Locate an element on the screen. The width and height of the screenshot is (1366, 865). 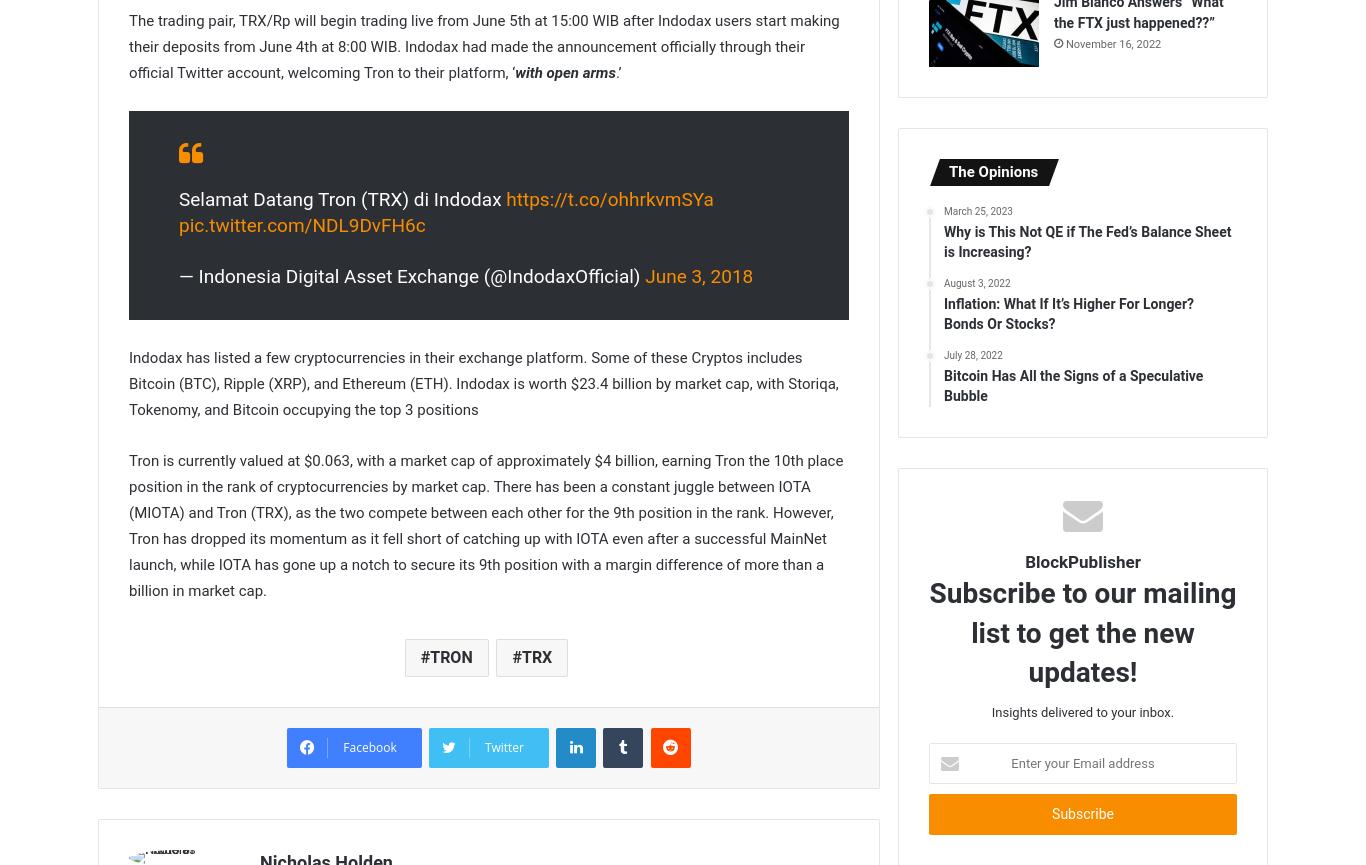
'pic.twitter.com/NDL9DvFH6c' is located at coordinates (302, 223).